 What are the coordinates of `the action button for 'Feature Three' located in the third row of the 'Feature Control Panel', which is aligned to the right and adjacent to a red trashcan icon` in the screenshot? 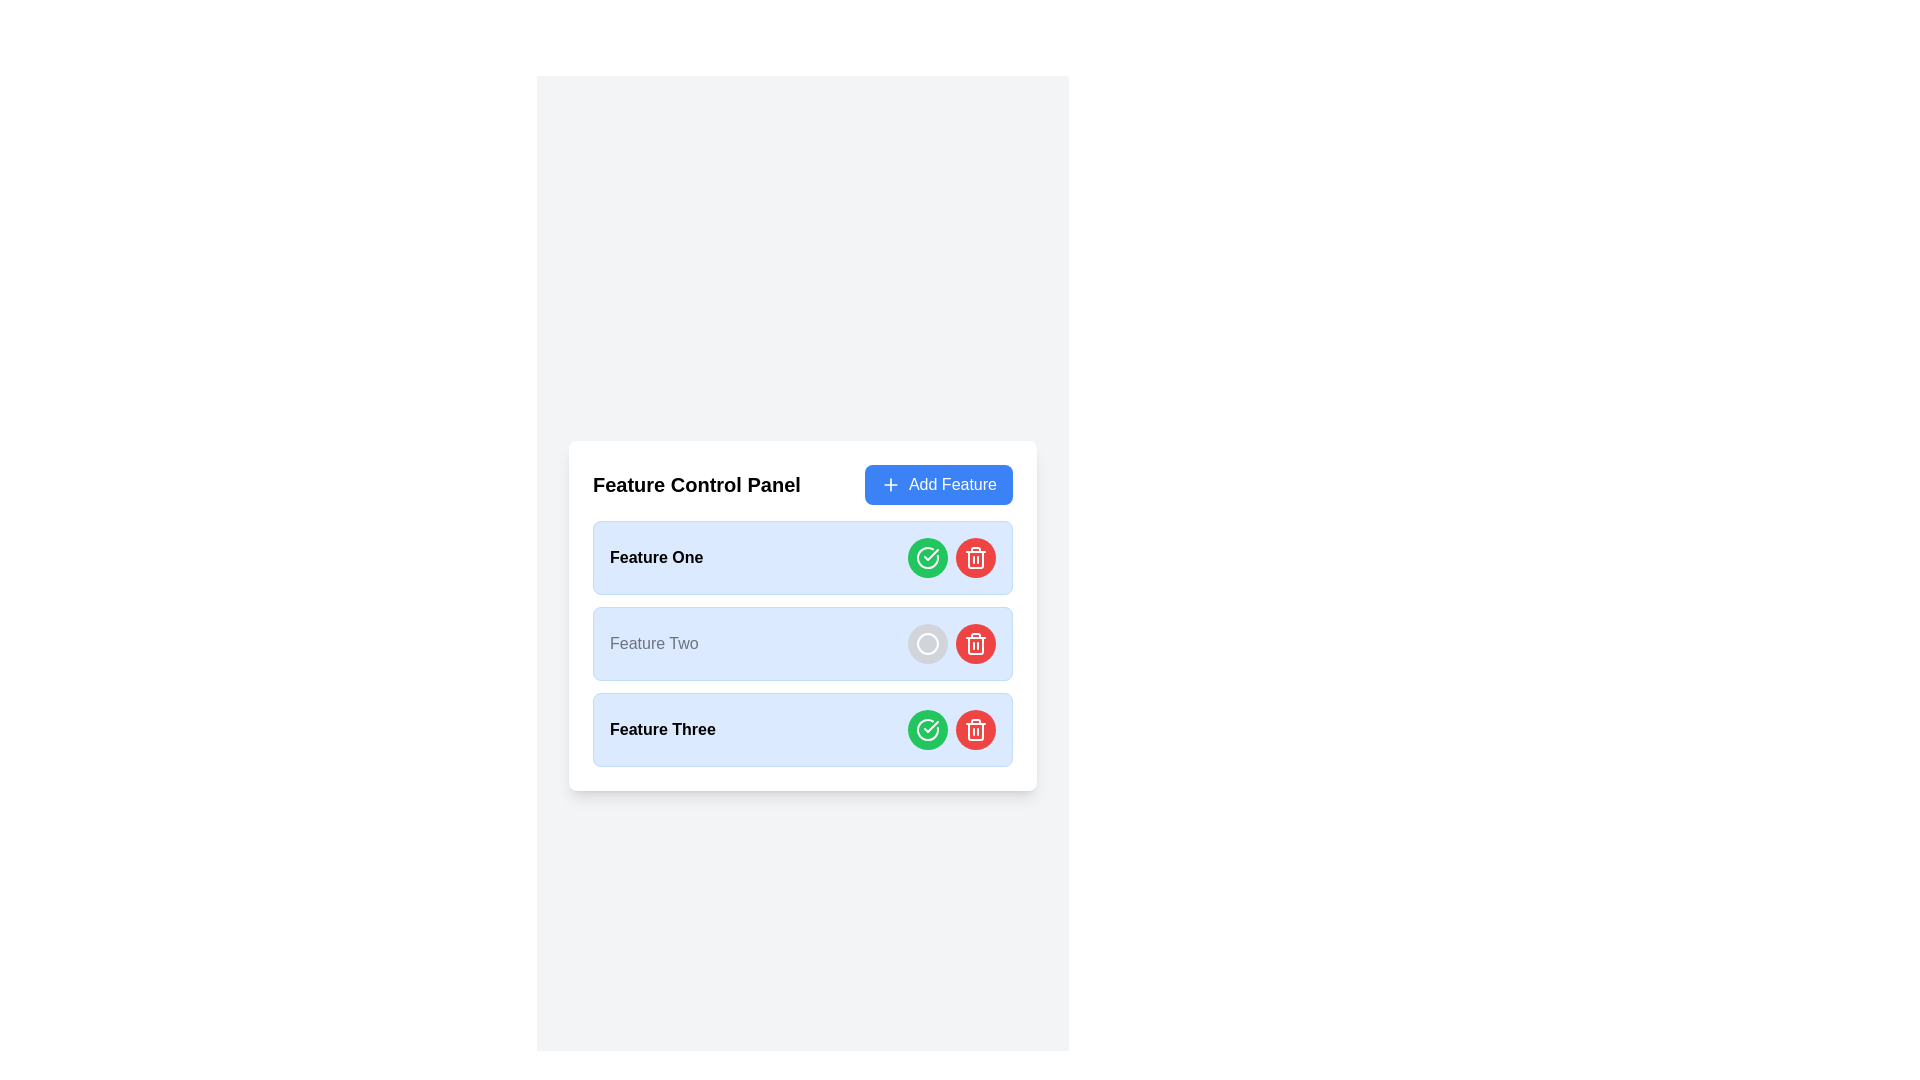 It's located at (926, 729).